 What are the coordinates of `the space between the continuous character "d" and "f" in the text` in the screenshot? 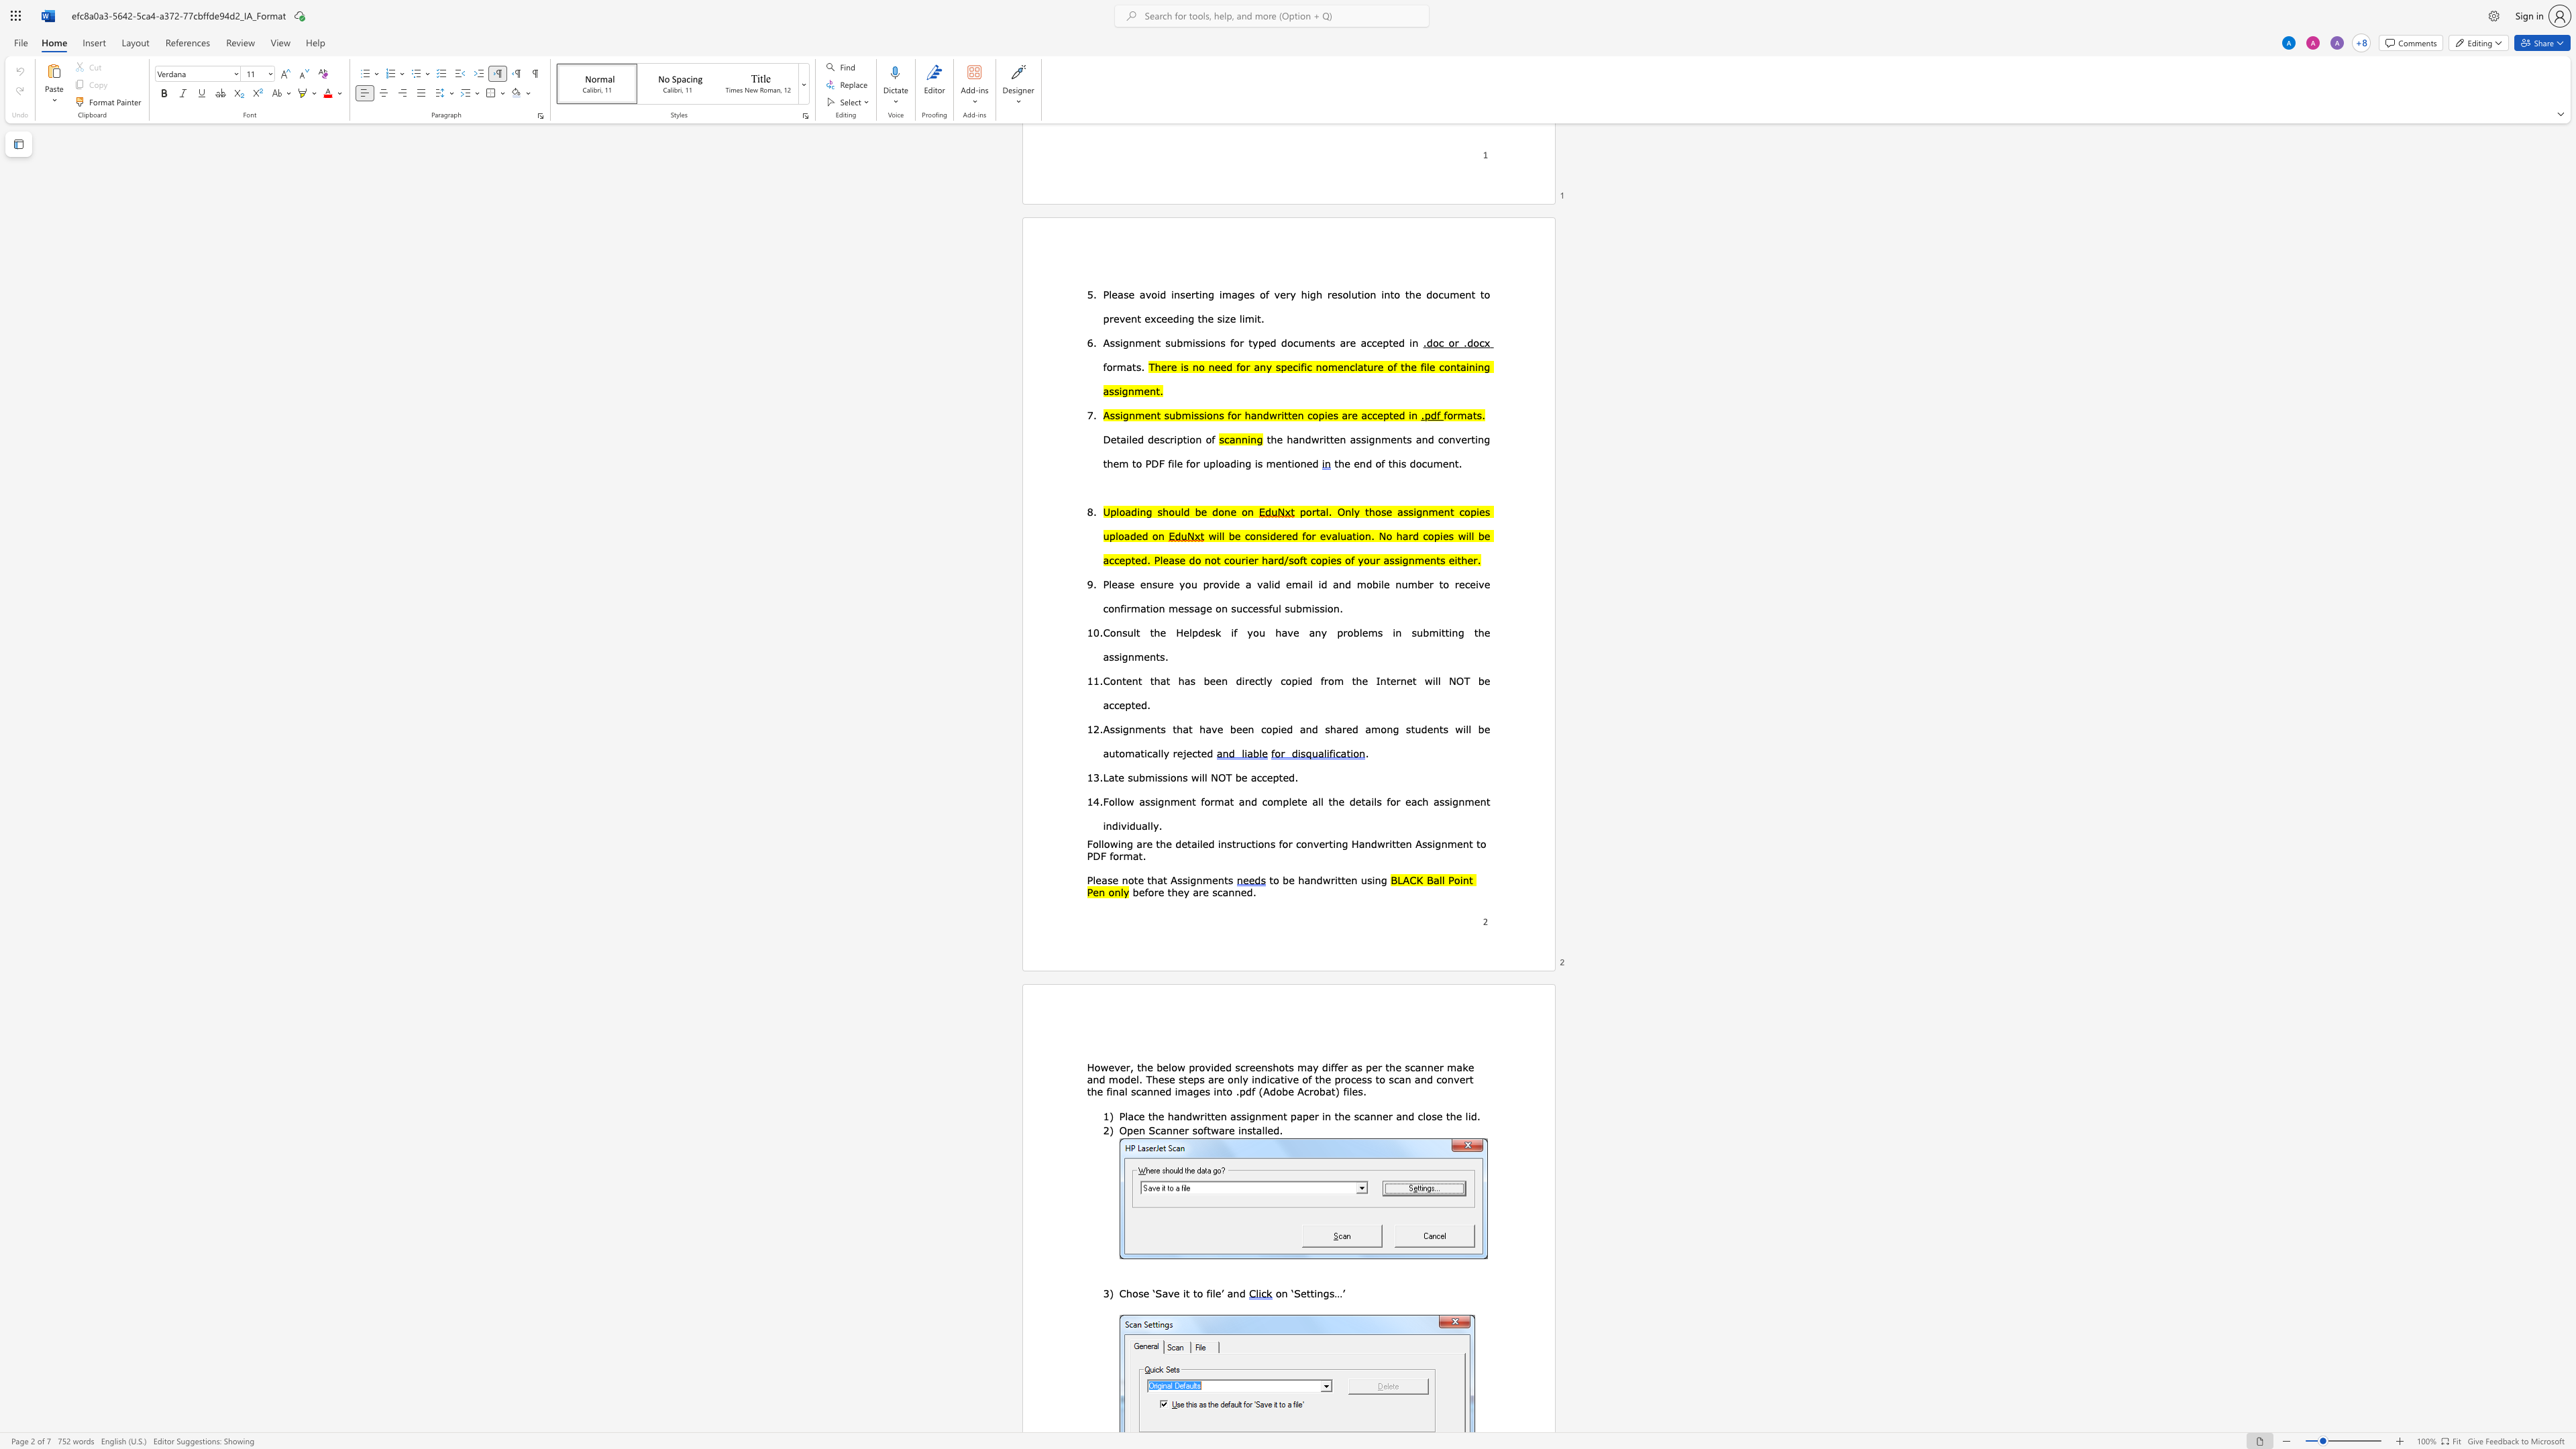 It's located at (1250, 1089).